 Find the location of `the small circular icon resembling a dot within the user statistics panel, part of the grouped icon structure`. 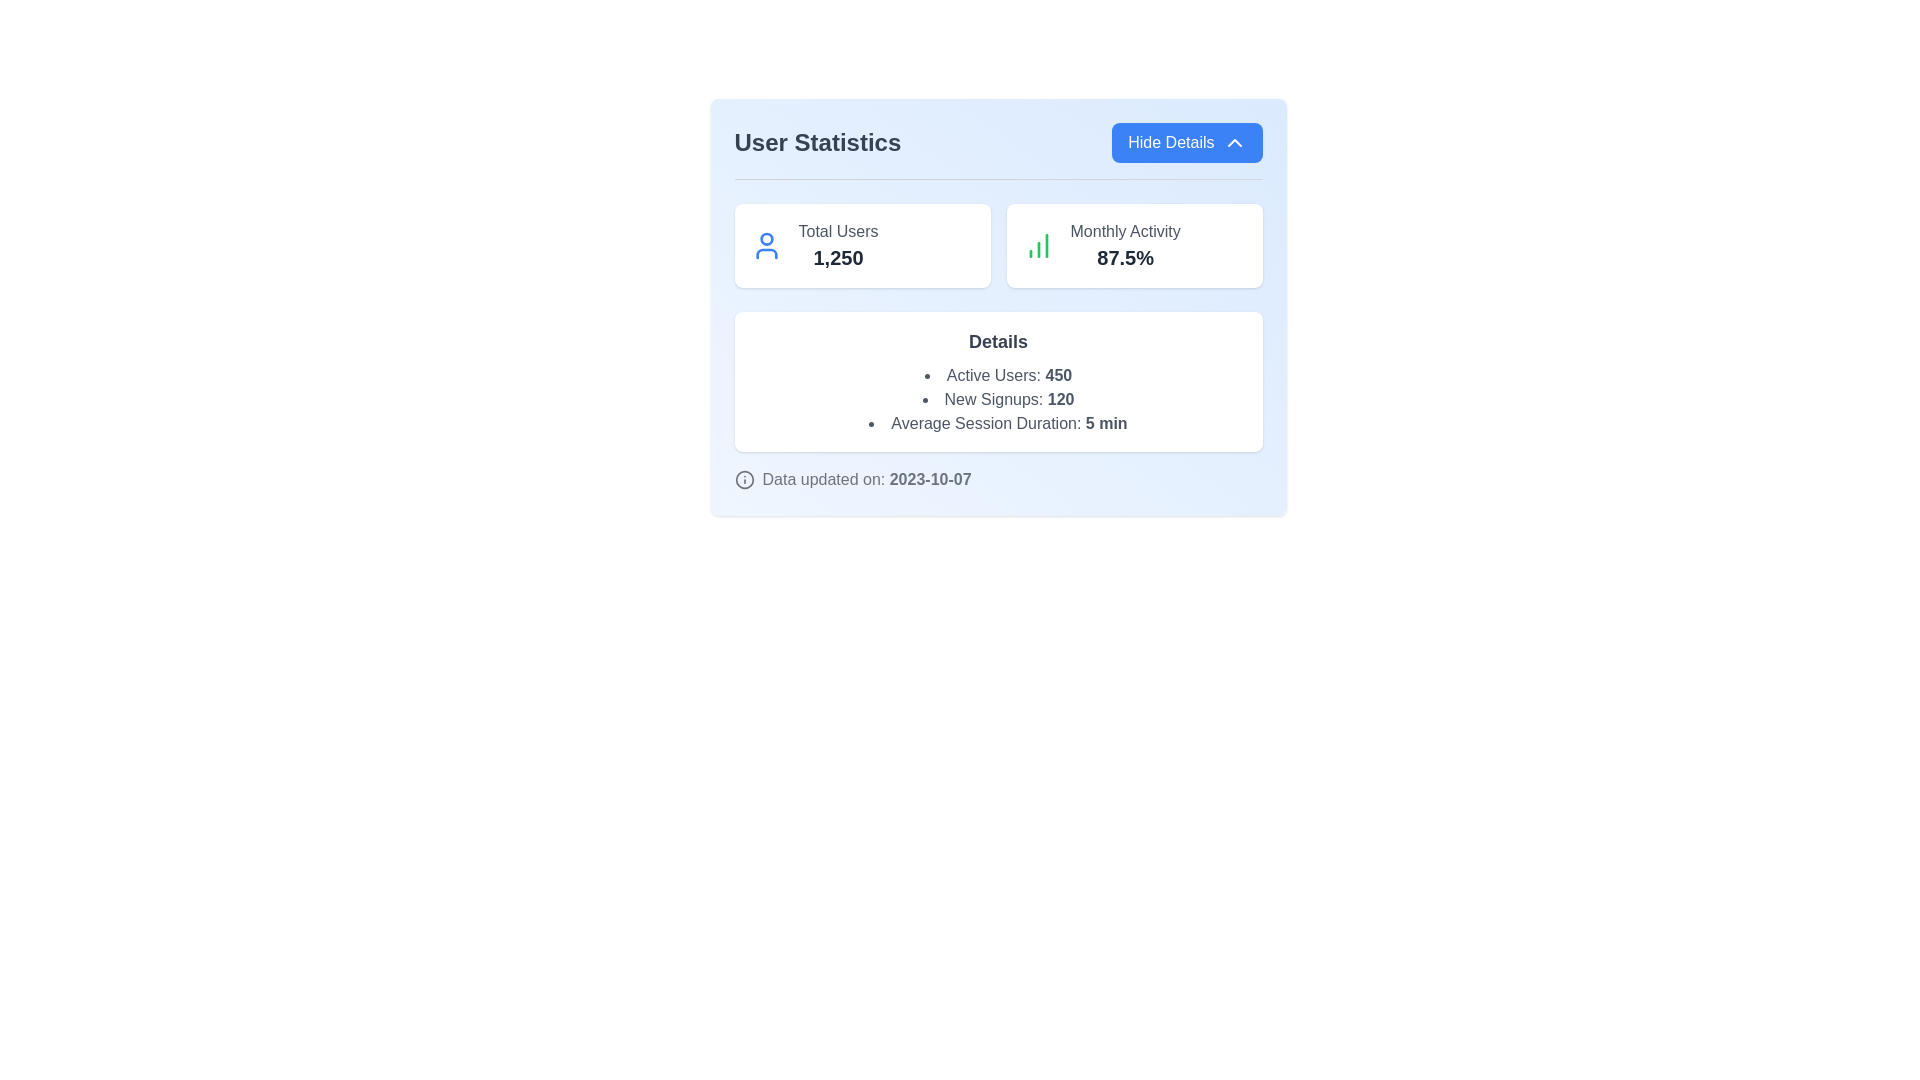

the small circular icon resembling a dot within the user statistics panel, part of the grouped icon structure is located at coordinates (743, 479).